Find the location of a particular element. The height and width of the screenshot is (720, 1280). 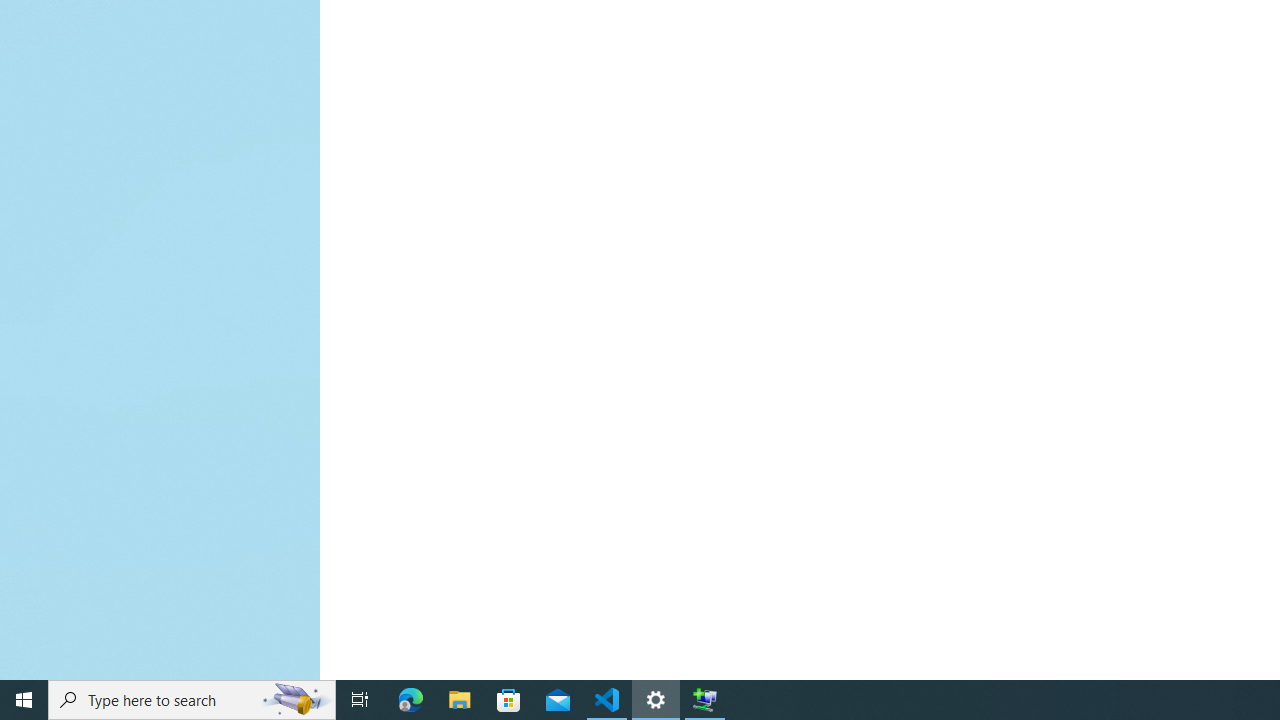

'Task View' is located at coordinates (359, 698).